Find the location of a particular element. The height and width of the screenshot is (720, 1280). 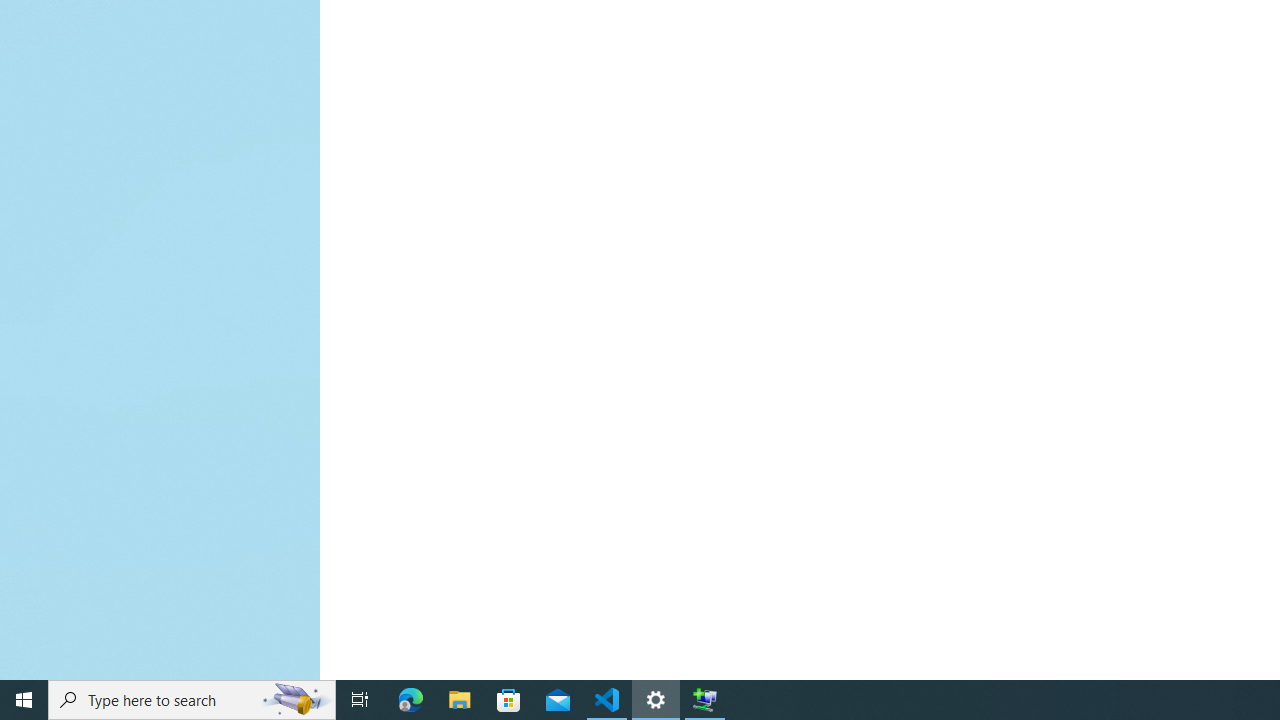

'Task View' is located at coordinates (359, 698).